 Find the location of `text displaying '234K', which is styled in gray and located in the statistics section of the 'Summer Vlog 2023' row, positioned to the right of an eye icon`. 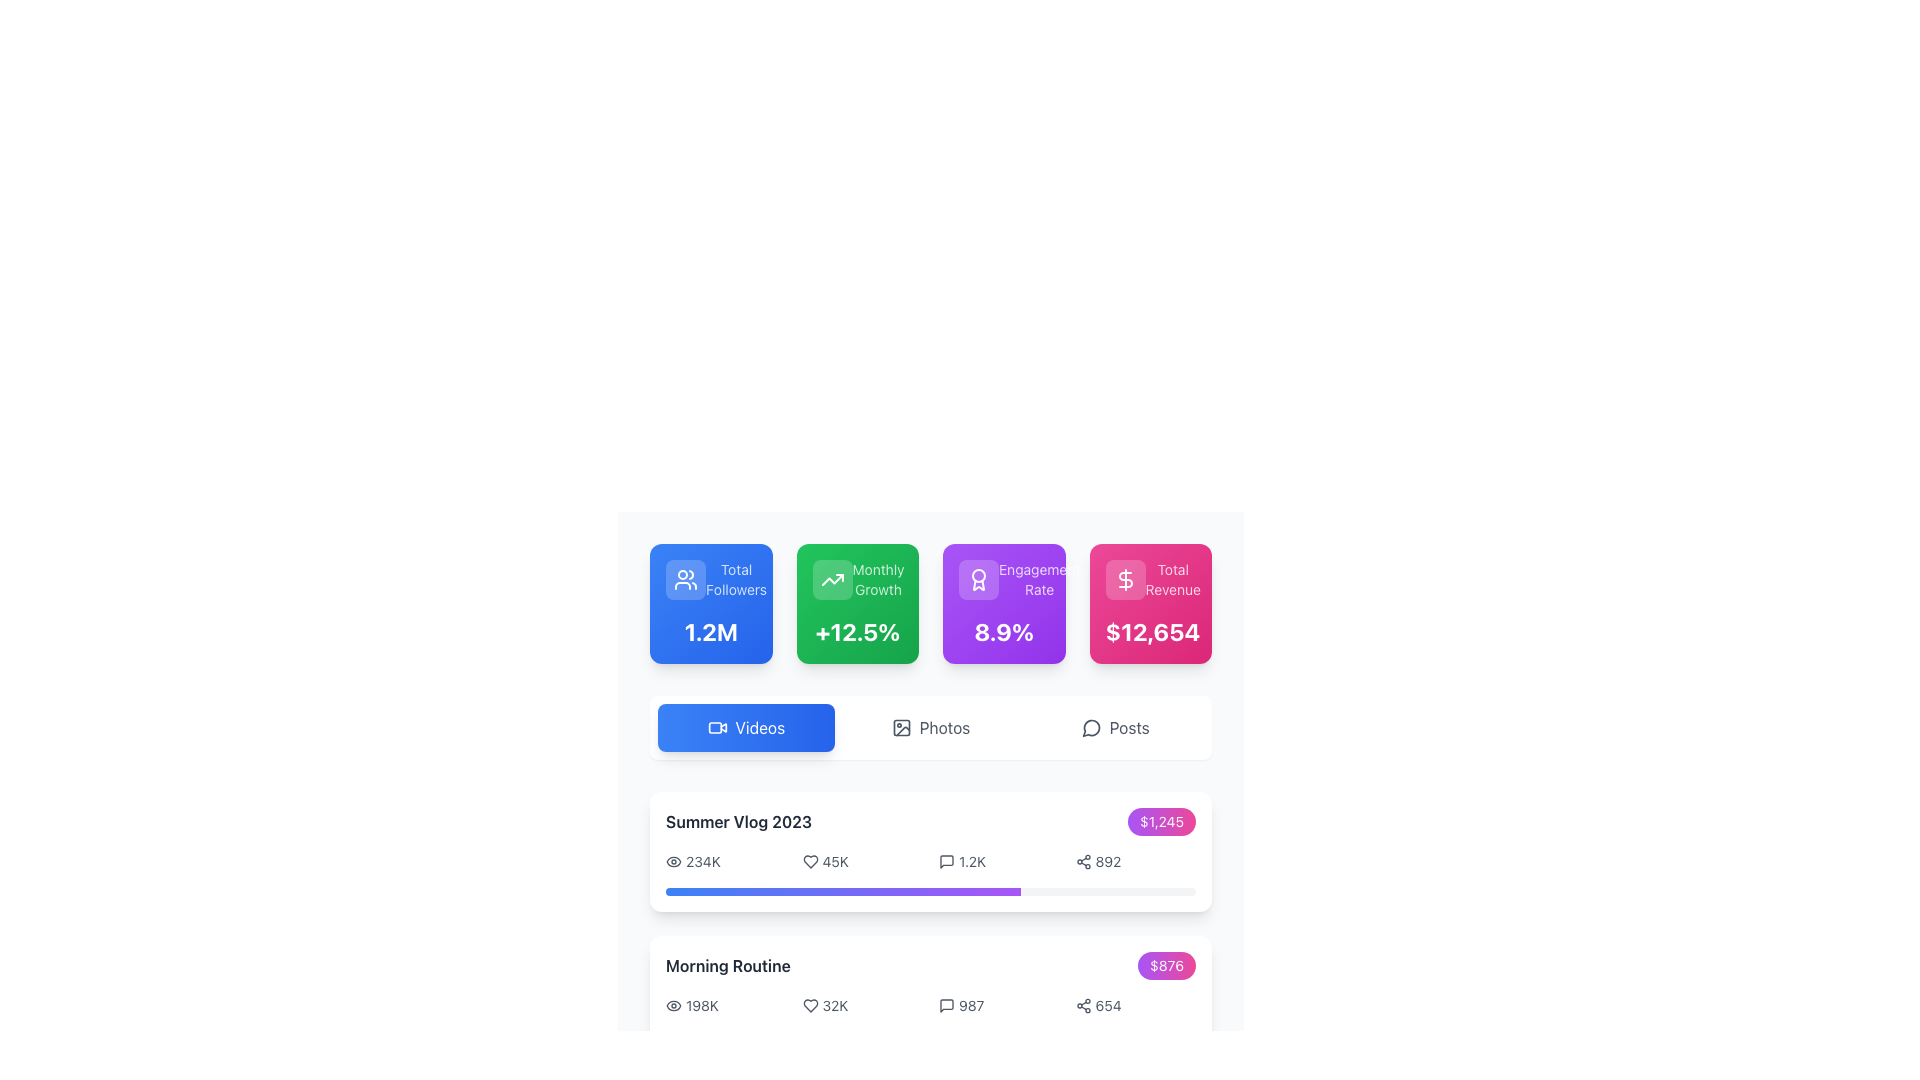

text displaying '234K', which is styled in gray and located in the statistics section of the 'Summer Vlog 2023' row, positioned to the right of an eye icon is located at coordinates (703, 860).